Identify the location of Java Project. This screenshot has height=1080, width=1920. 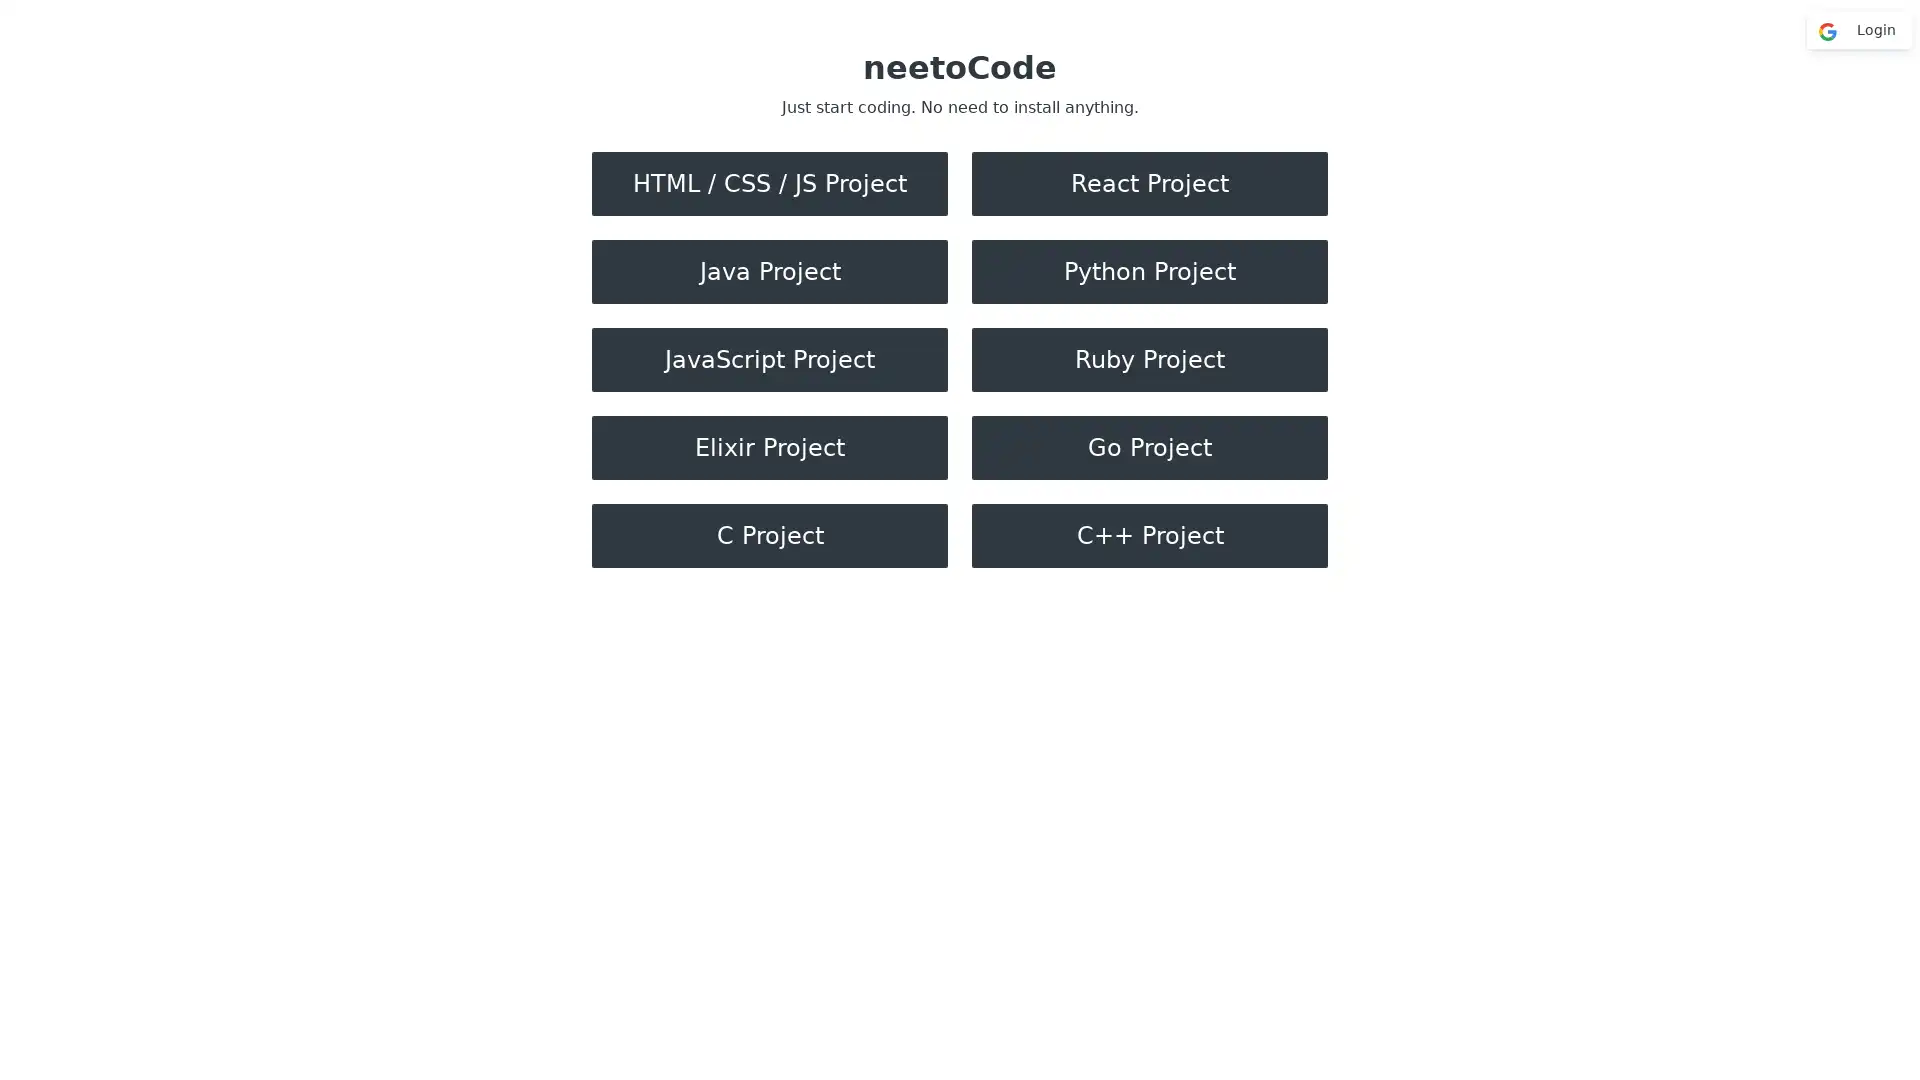
(768, 272).